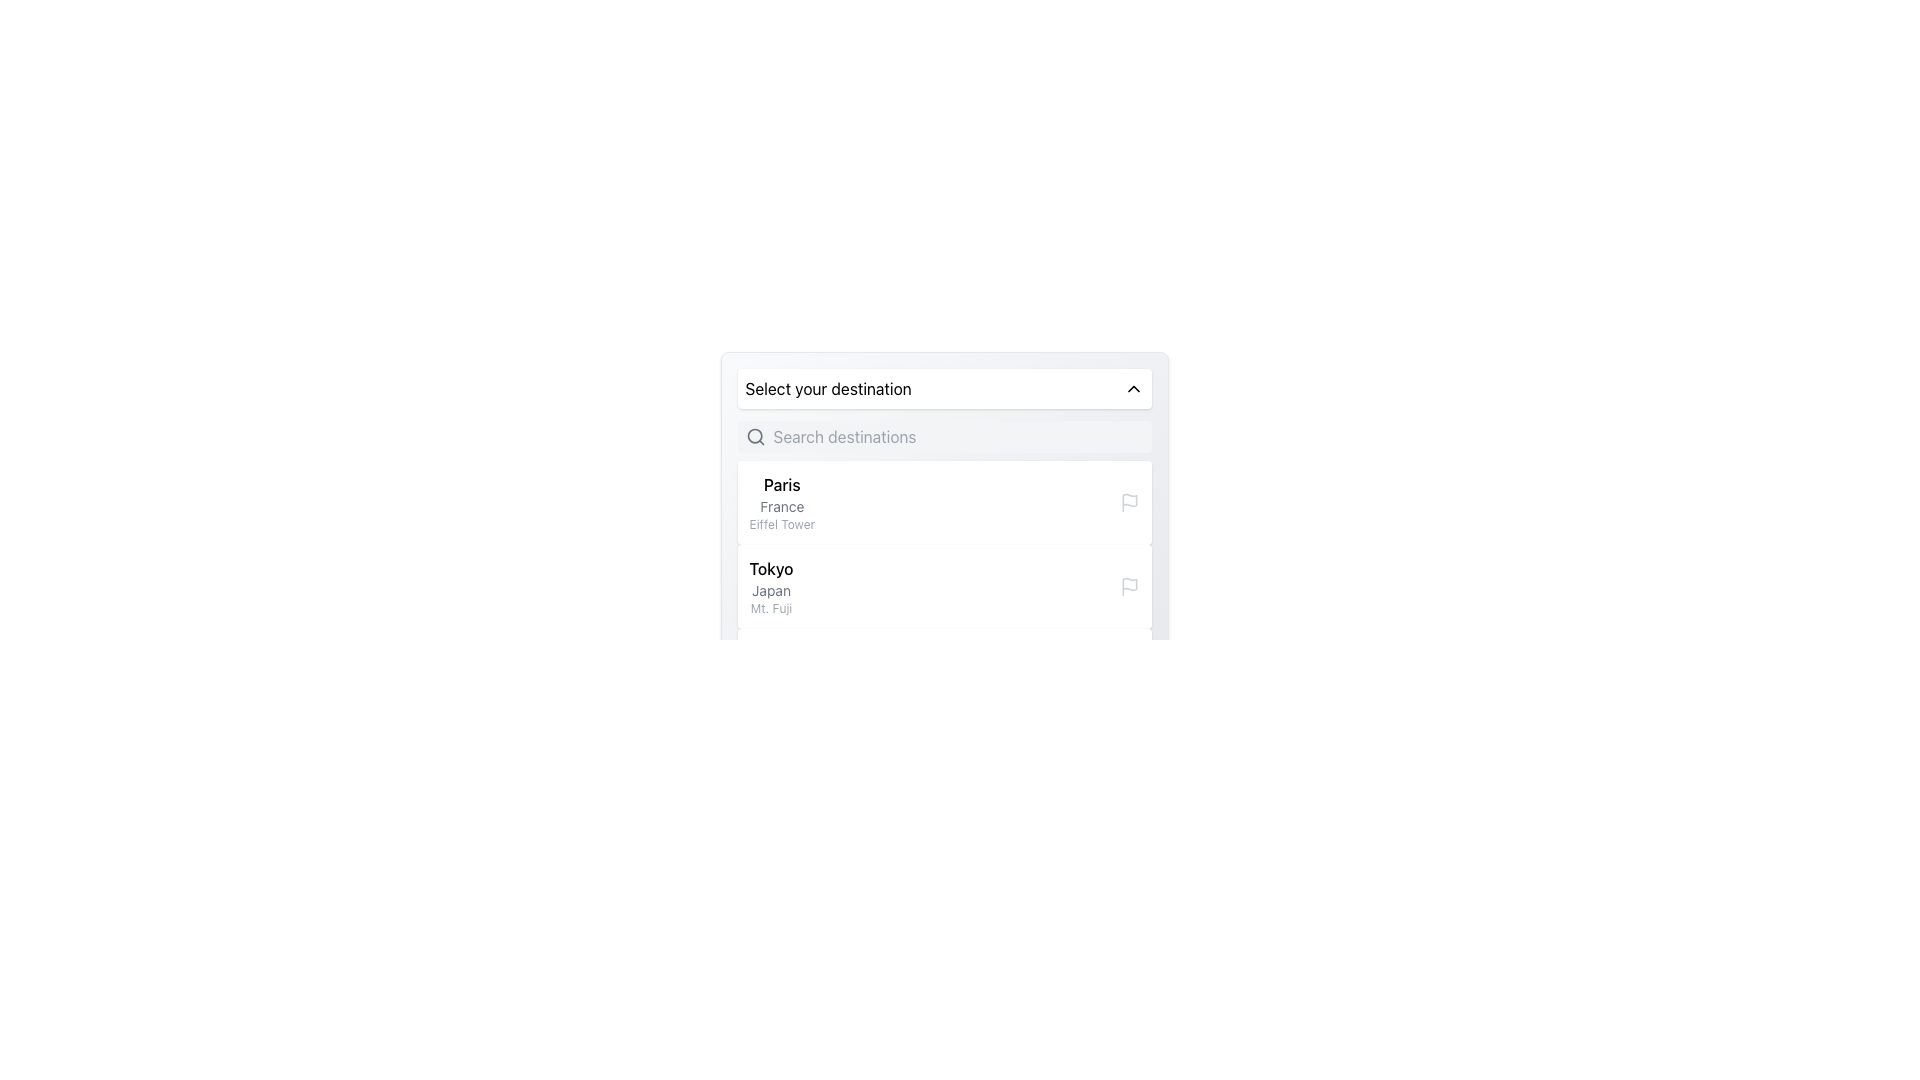 Image resolution: width=1920 pixels, height=1080 pixels. I want to click on the 'Select your destination' dropdown button, which is a rectangular tab with rounded borders and a dropdown indicator on the right, so click(943, 389).